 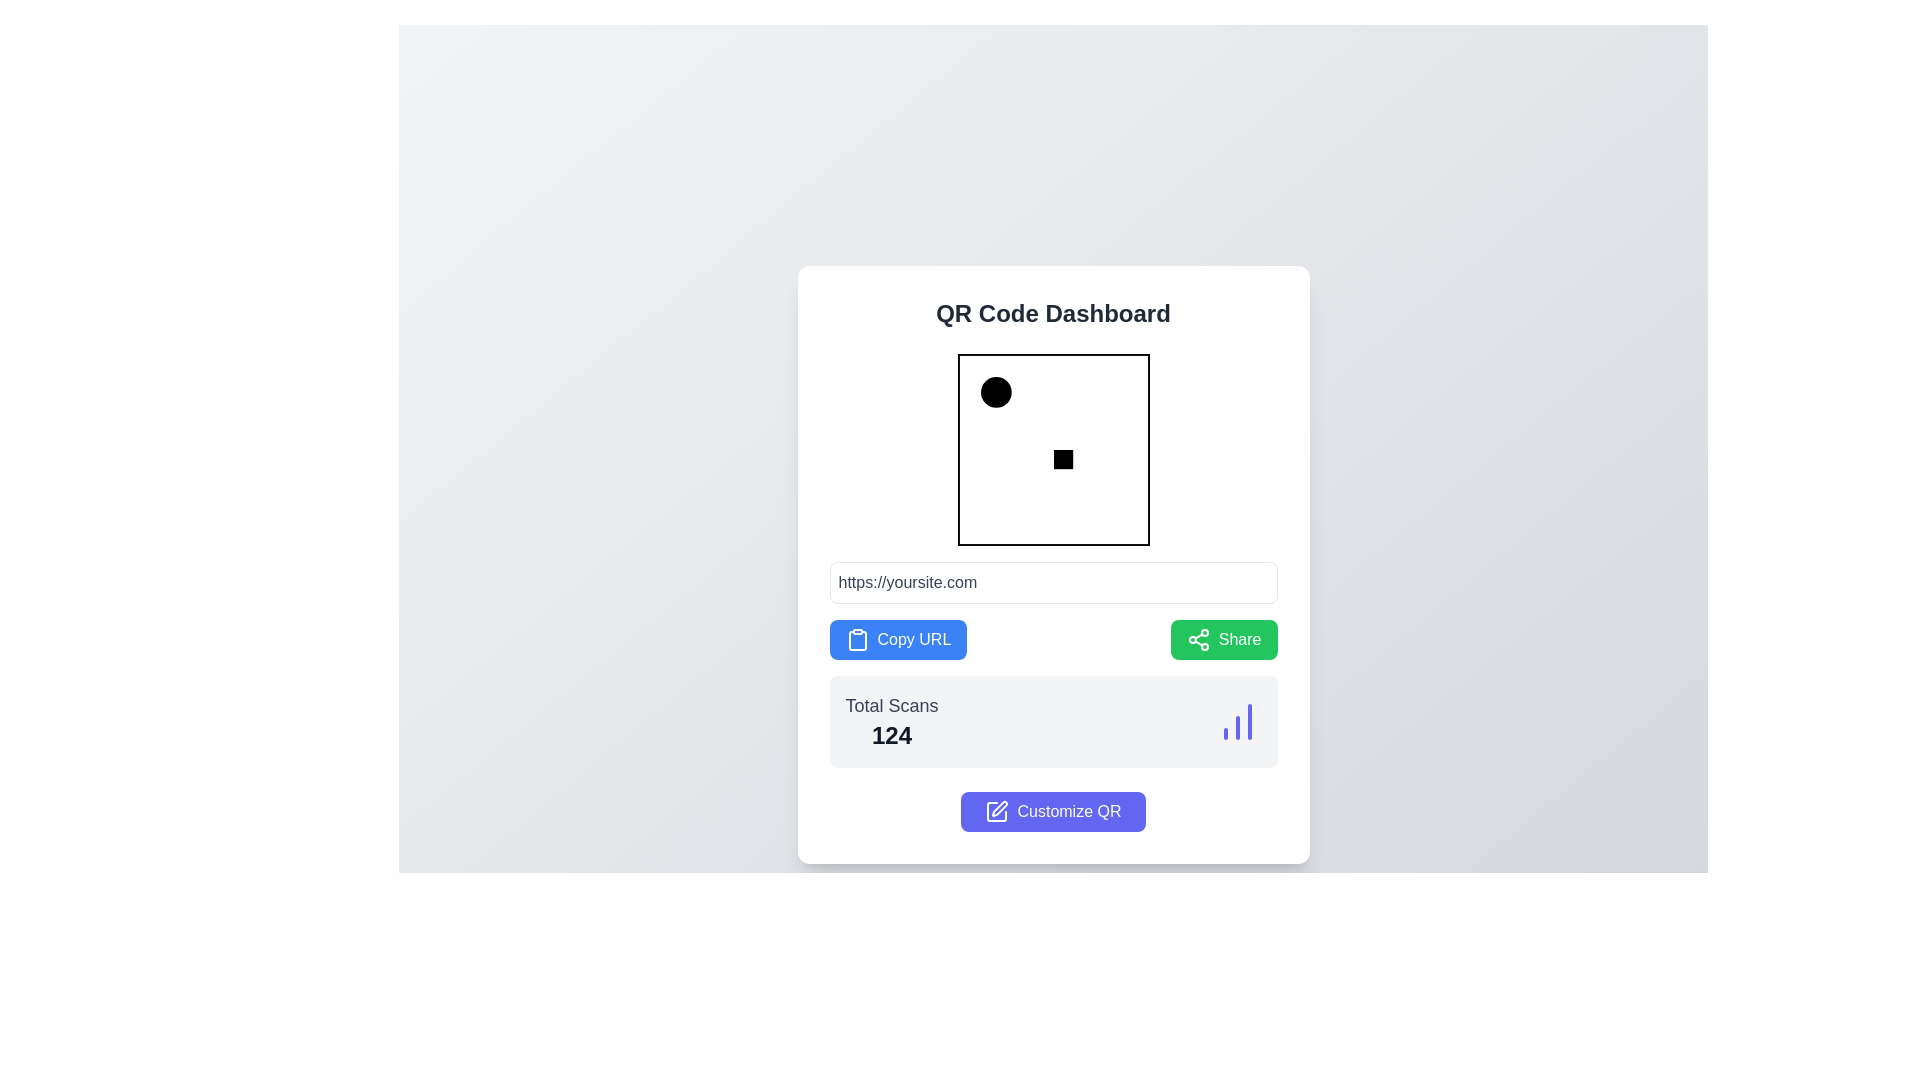 I want to click on the blue button labeled 'Copy URL' that contains the clipboard icon, so click(x=857, y=640).